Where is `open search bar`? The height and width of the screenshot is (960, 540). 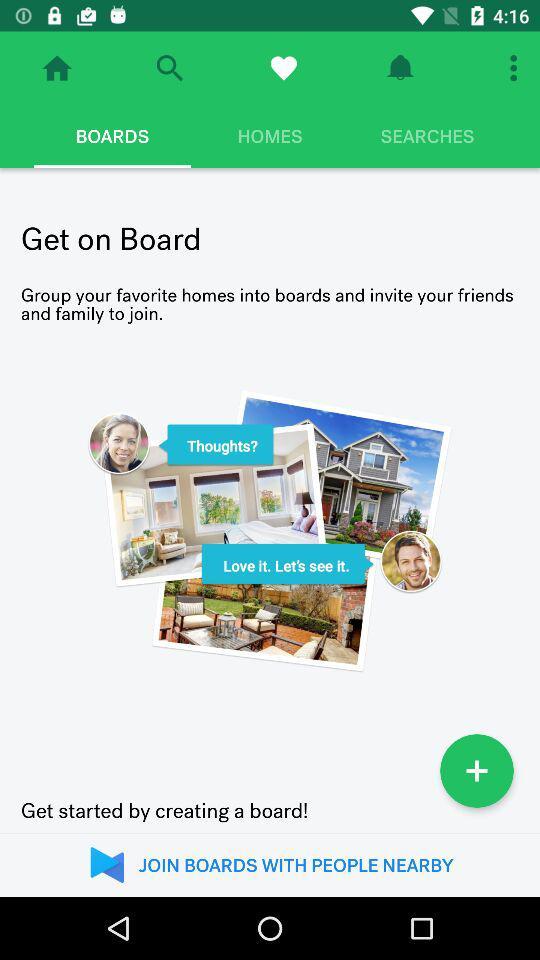 open search bar is located at coordinates (168, 68).